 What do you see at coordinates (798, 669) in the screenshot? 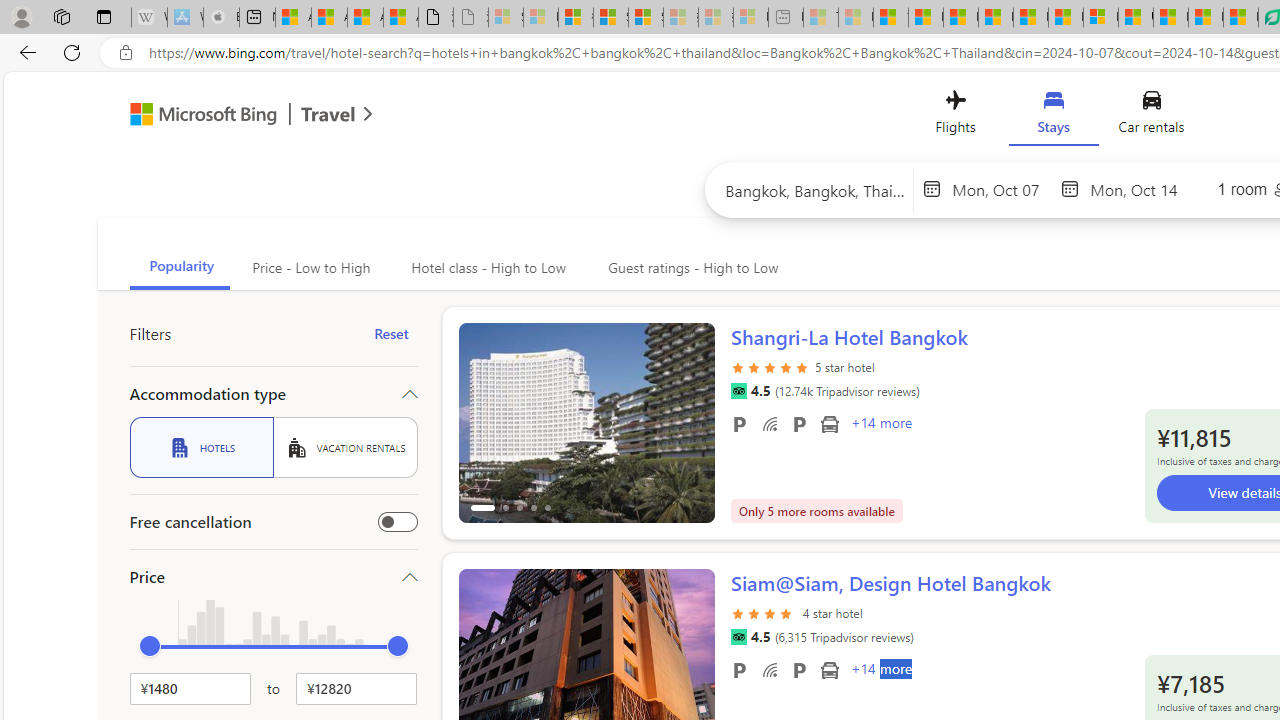
I see `'Valet parking'` at bounding box center [798, 669].